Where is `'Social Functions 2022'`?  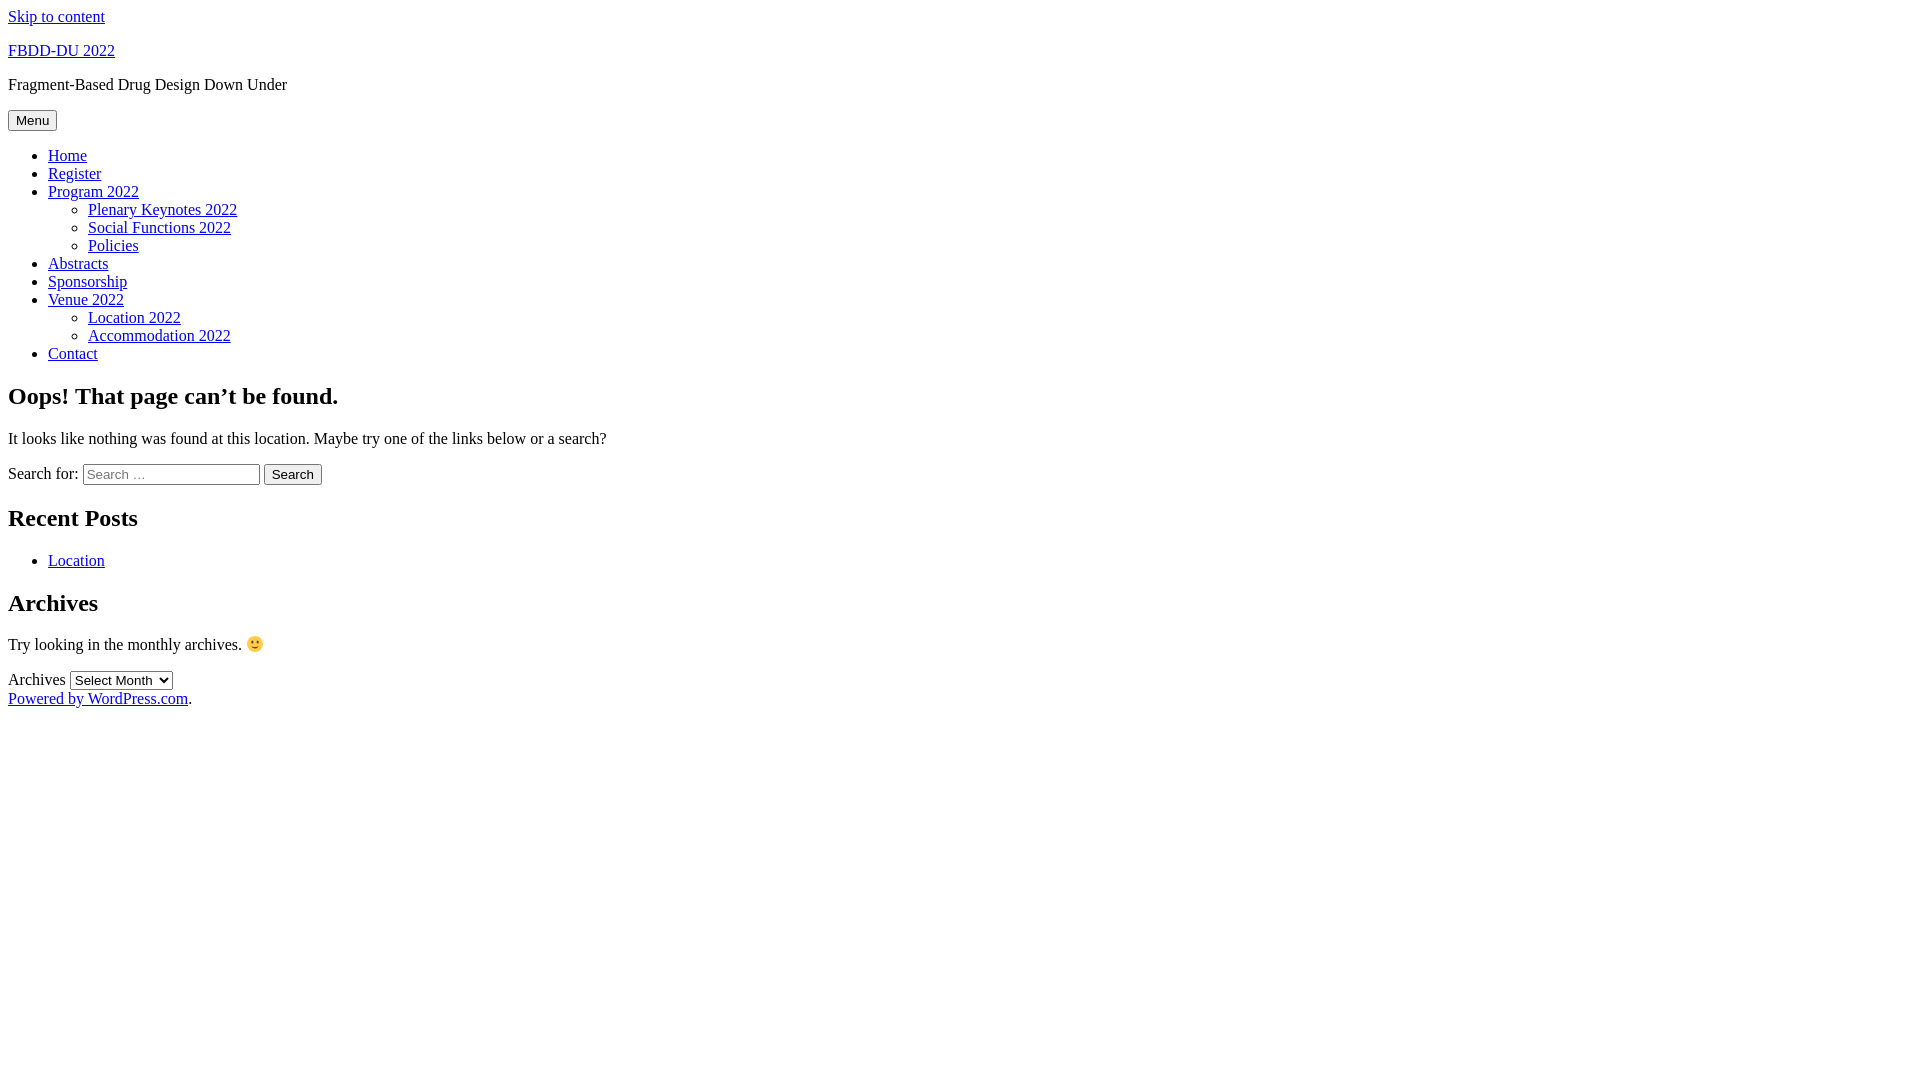 'Social Functions 2022' is located at coordinates (158, 226).